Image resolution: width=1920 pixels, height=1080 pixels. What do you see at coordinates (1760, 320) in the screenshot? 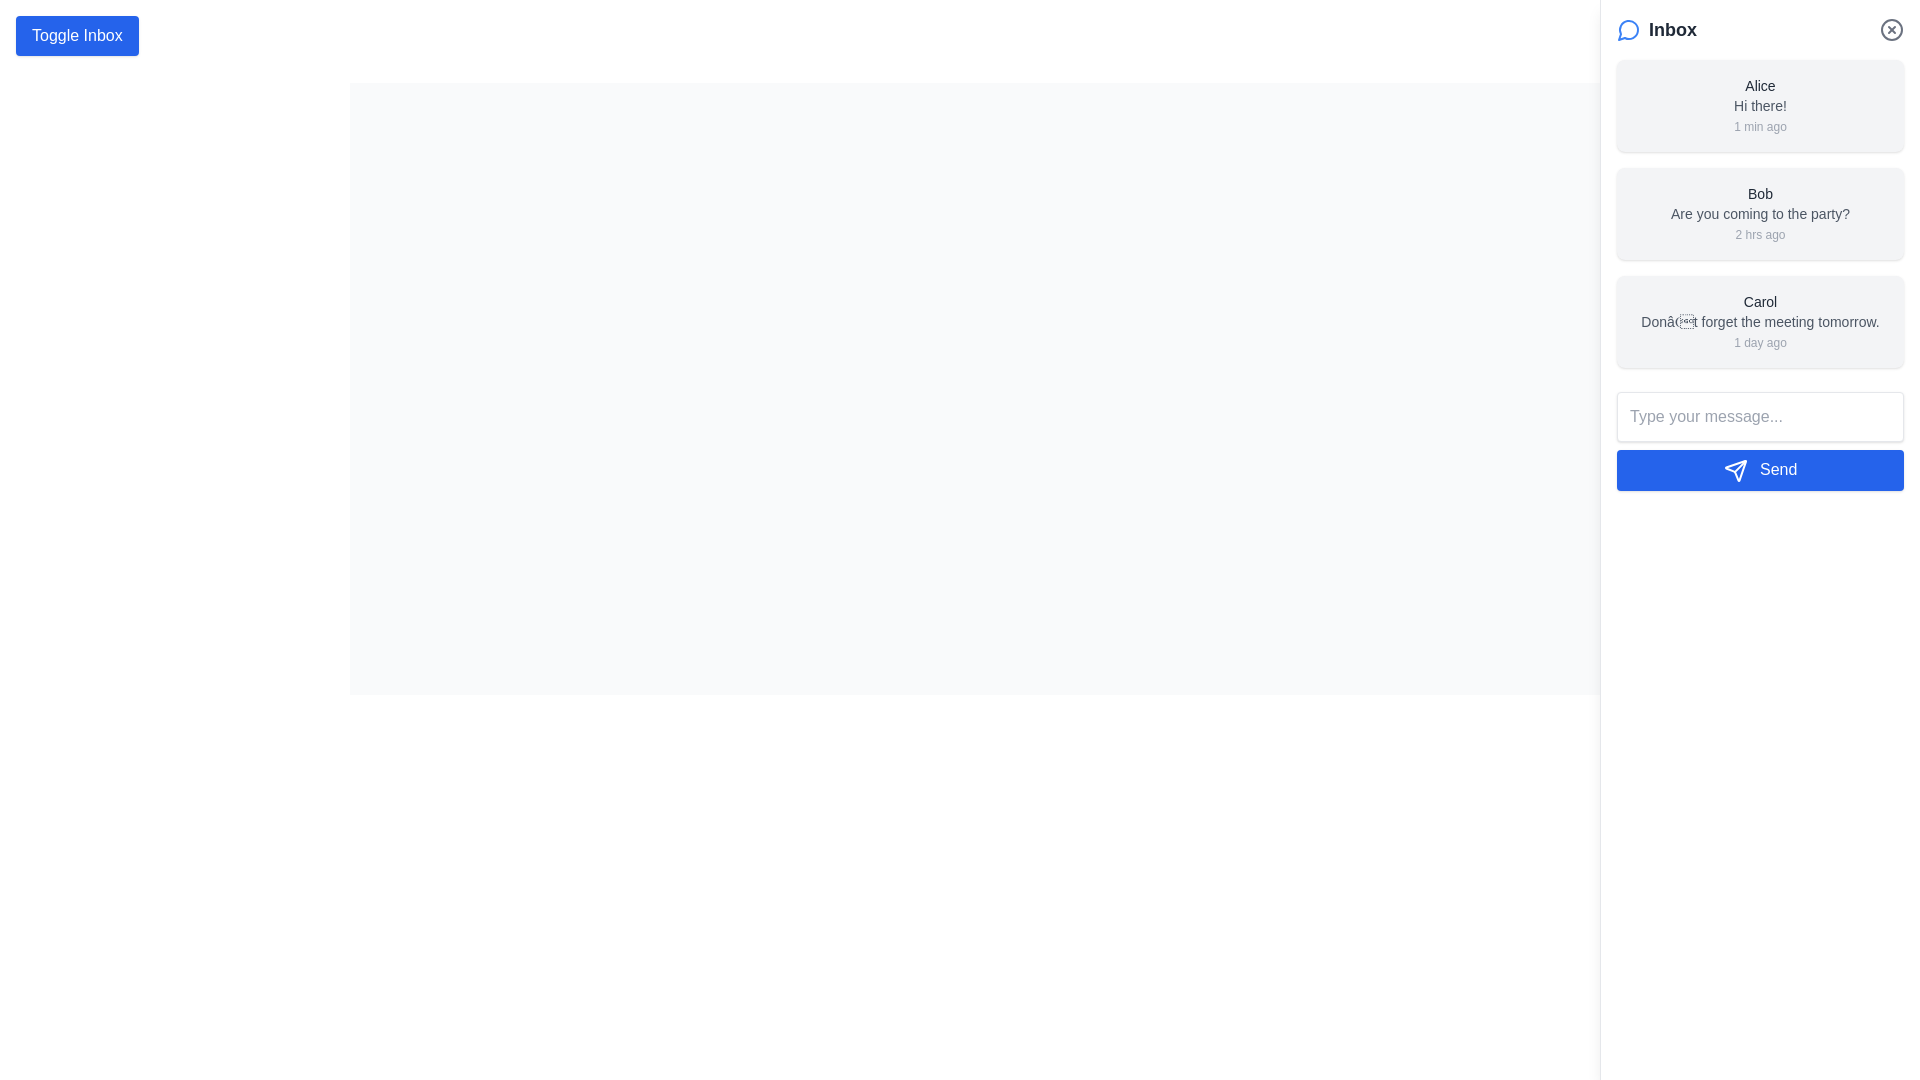
I see `the text label displaying 'Donâ€™t forget the meeting tomorrow.' within Carol's message bubble in the chat interface` at bounding box center [1760, 320].